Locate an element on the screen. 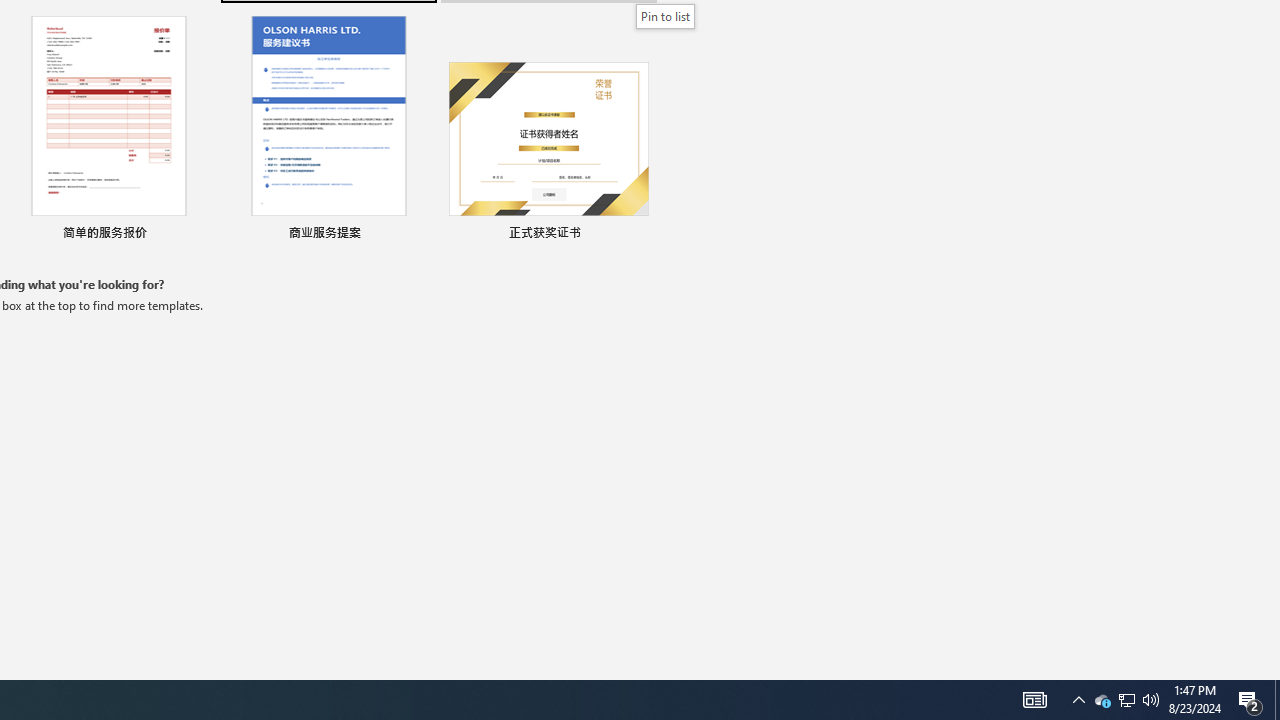 This screenshot has width=1280, height=720. 'Pin to list' is located at coordinates (665, 16).